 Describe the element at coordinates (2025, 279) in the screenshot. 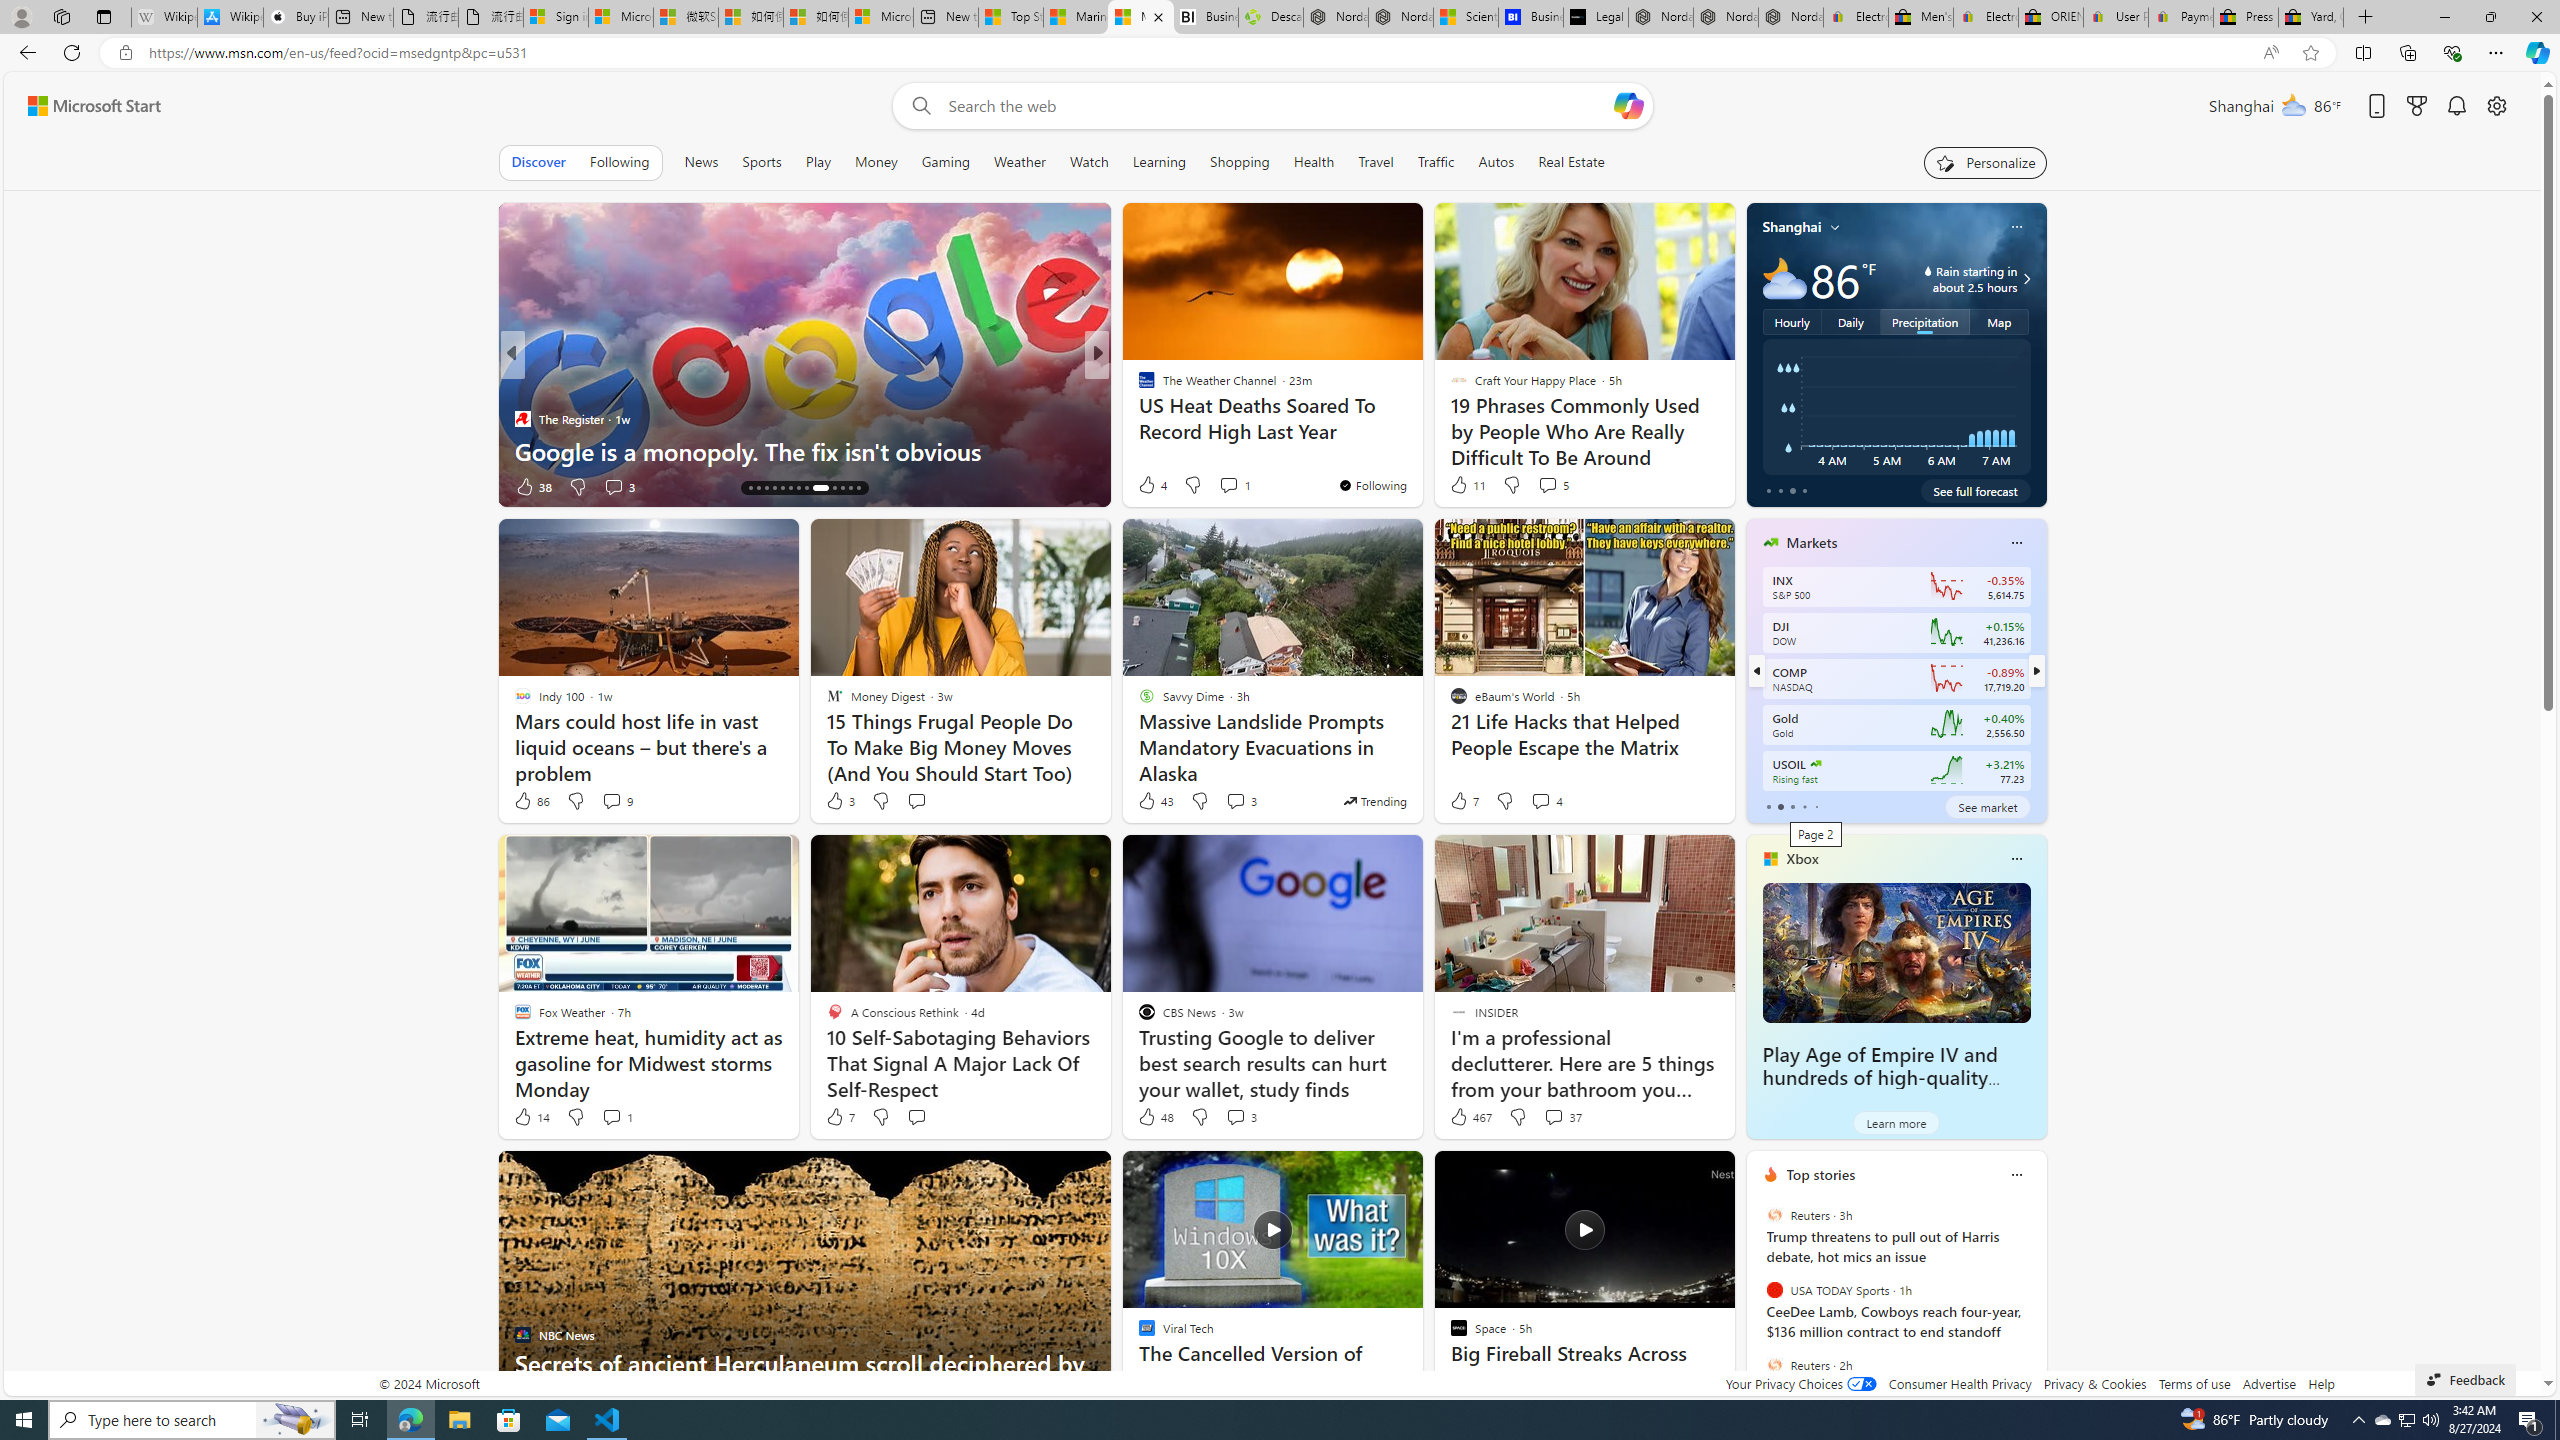

I see `'Class: weather-arrow-glyph'` at that location.